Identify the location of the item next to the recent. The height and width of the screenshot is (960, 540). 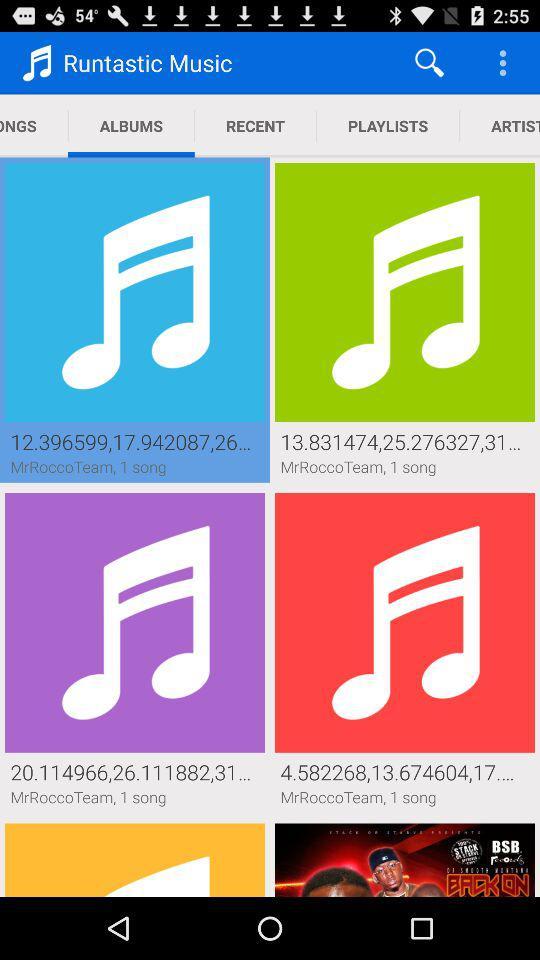
(388, 125).